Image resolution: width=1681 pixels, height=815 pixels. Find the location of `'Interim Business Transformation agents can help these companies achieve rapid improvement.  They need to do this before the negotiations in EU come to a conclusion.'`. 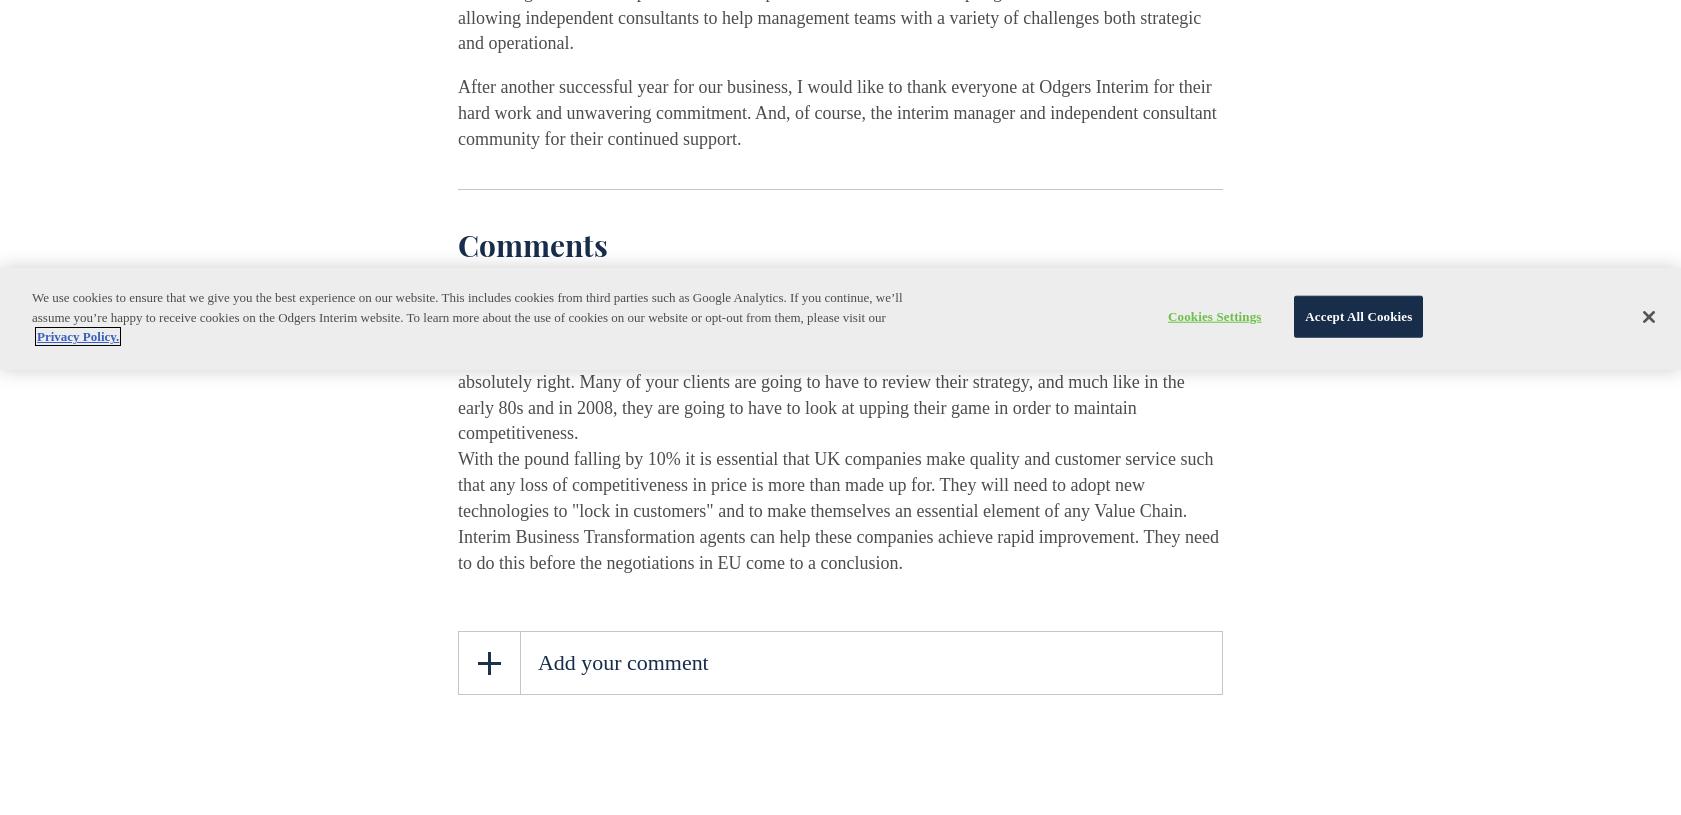

'Interim Business Transformation agents can help these companies achieve rapid improvement.  They need to do this before the negotiations in EU come to a conclusion.' is located at coordinates (457, 548).